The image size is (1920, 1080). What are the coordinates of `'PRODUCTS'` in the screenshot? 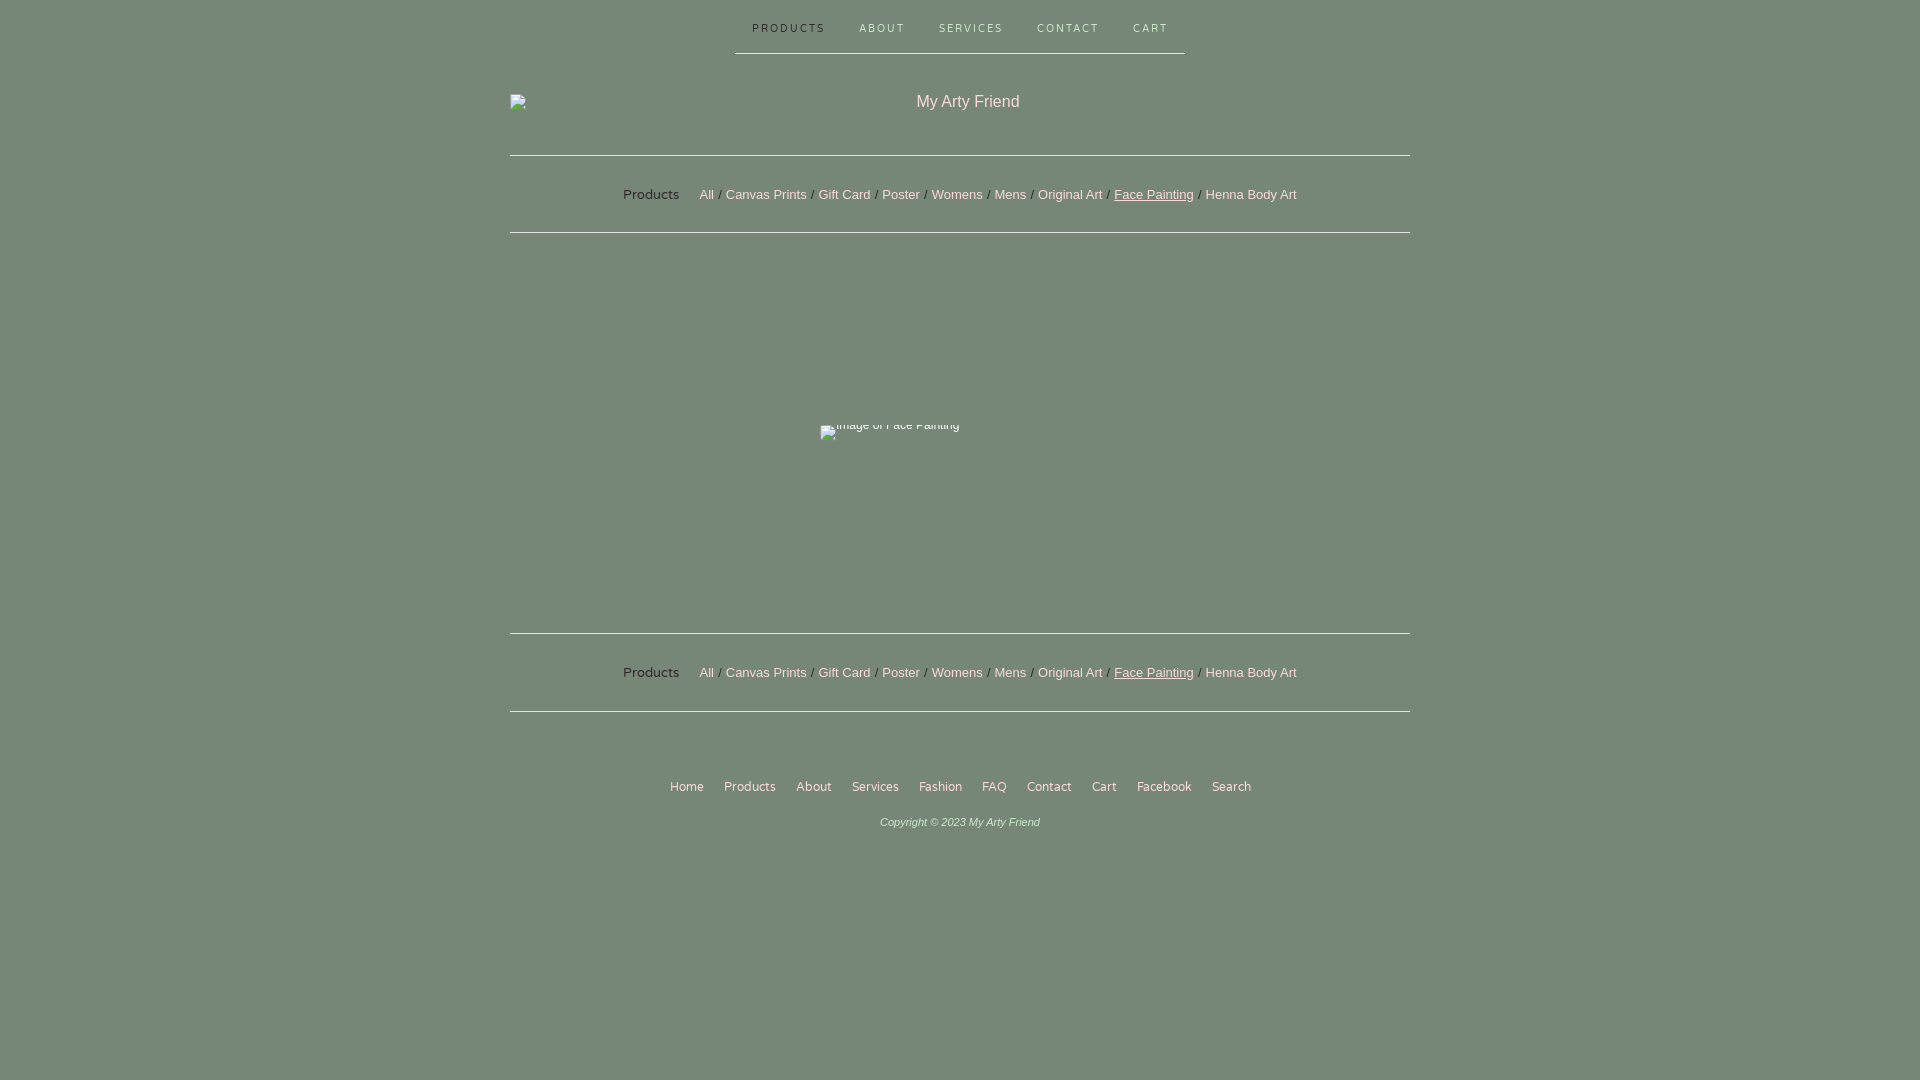 It's located at (787, 26).